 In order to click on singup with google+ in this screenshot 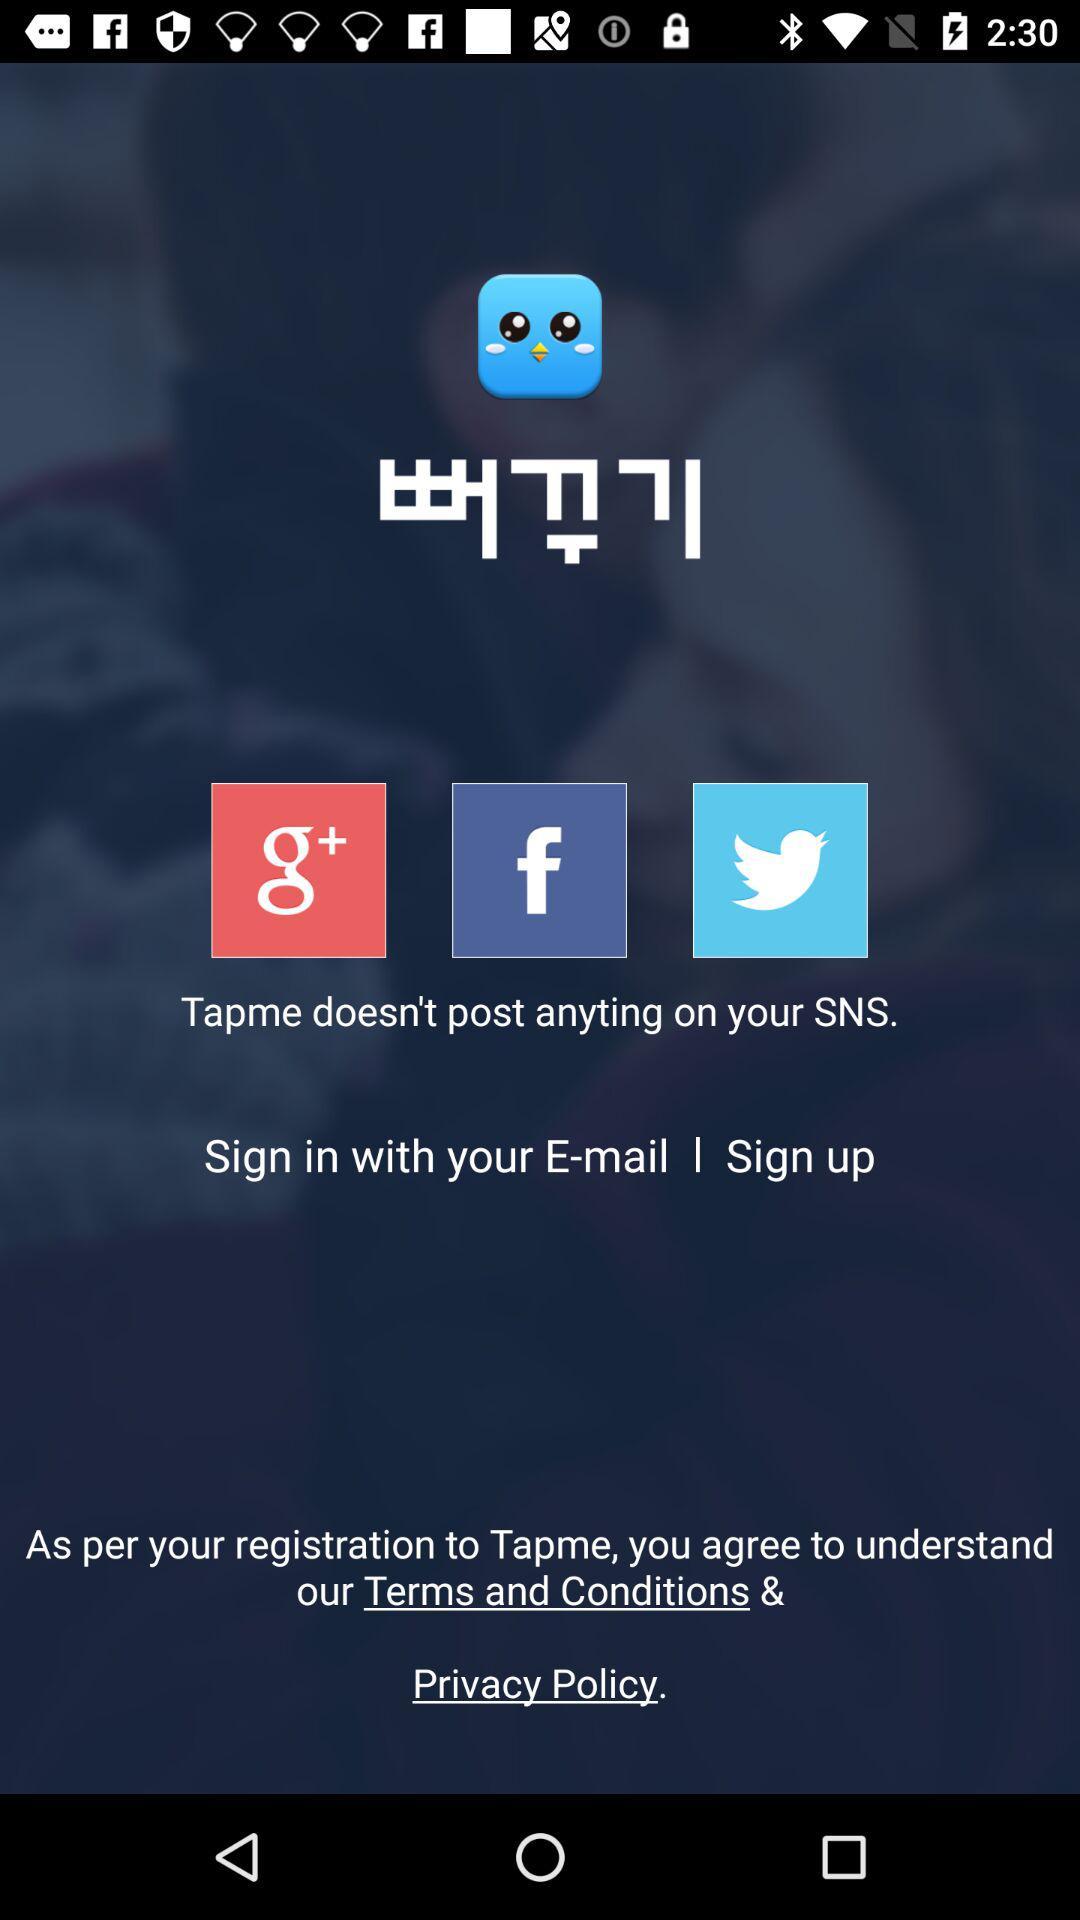, I will do `click(298, 870)`.